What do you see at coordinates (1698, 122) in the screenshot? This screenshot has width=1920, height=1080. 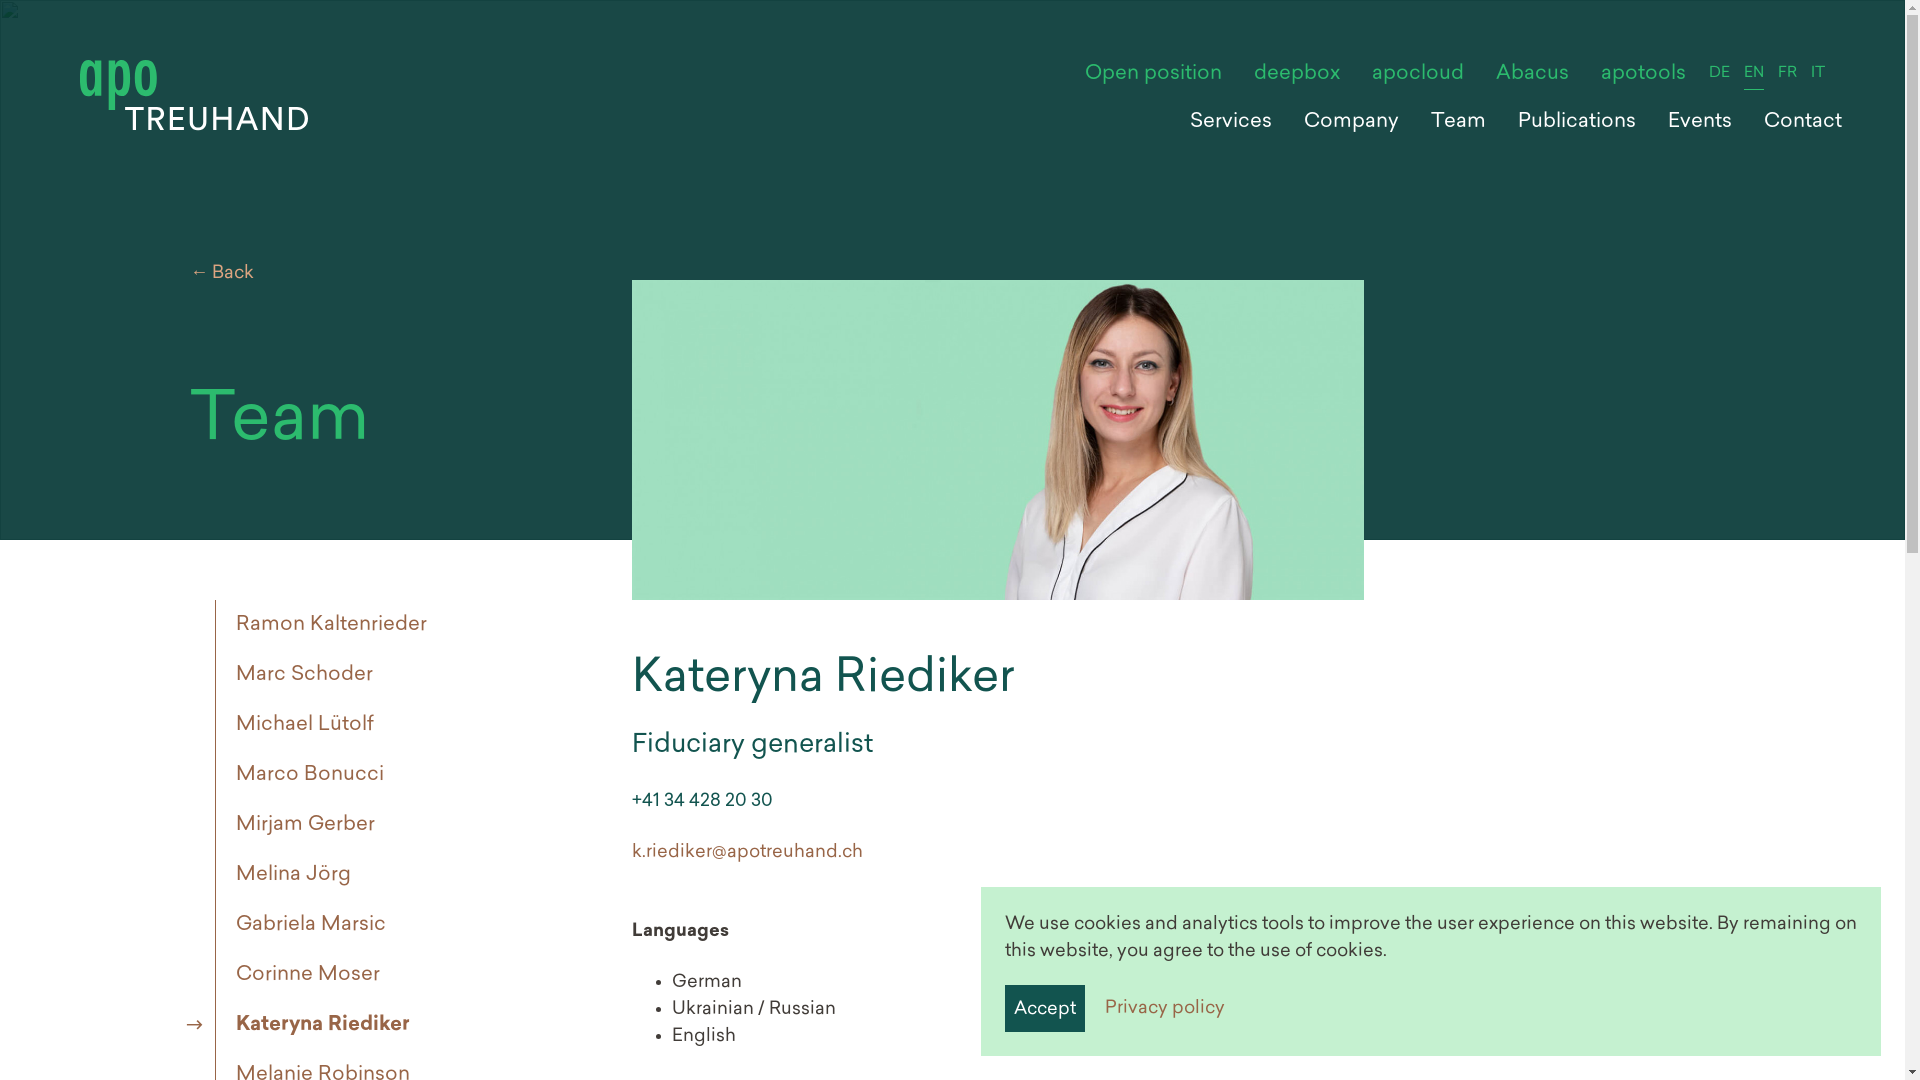 I see `'Events'` at bounding box center [1698, 122].